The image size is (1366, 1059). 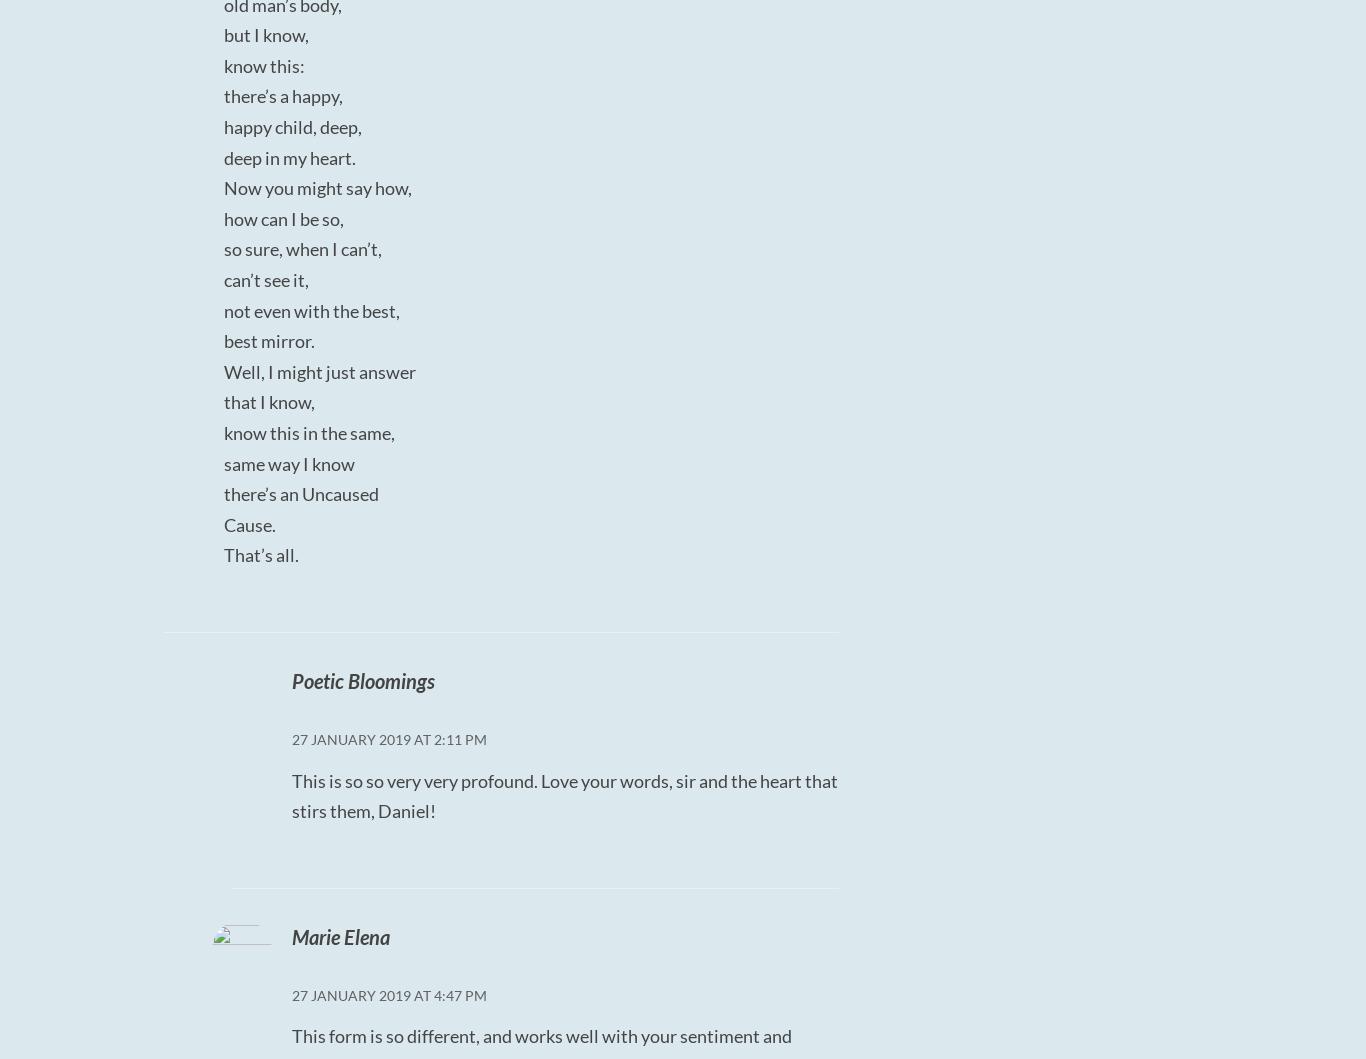 I want to click on 'but I know,', so click(x=266, y=35).